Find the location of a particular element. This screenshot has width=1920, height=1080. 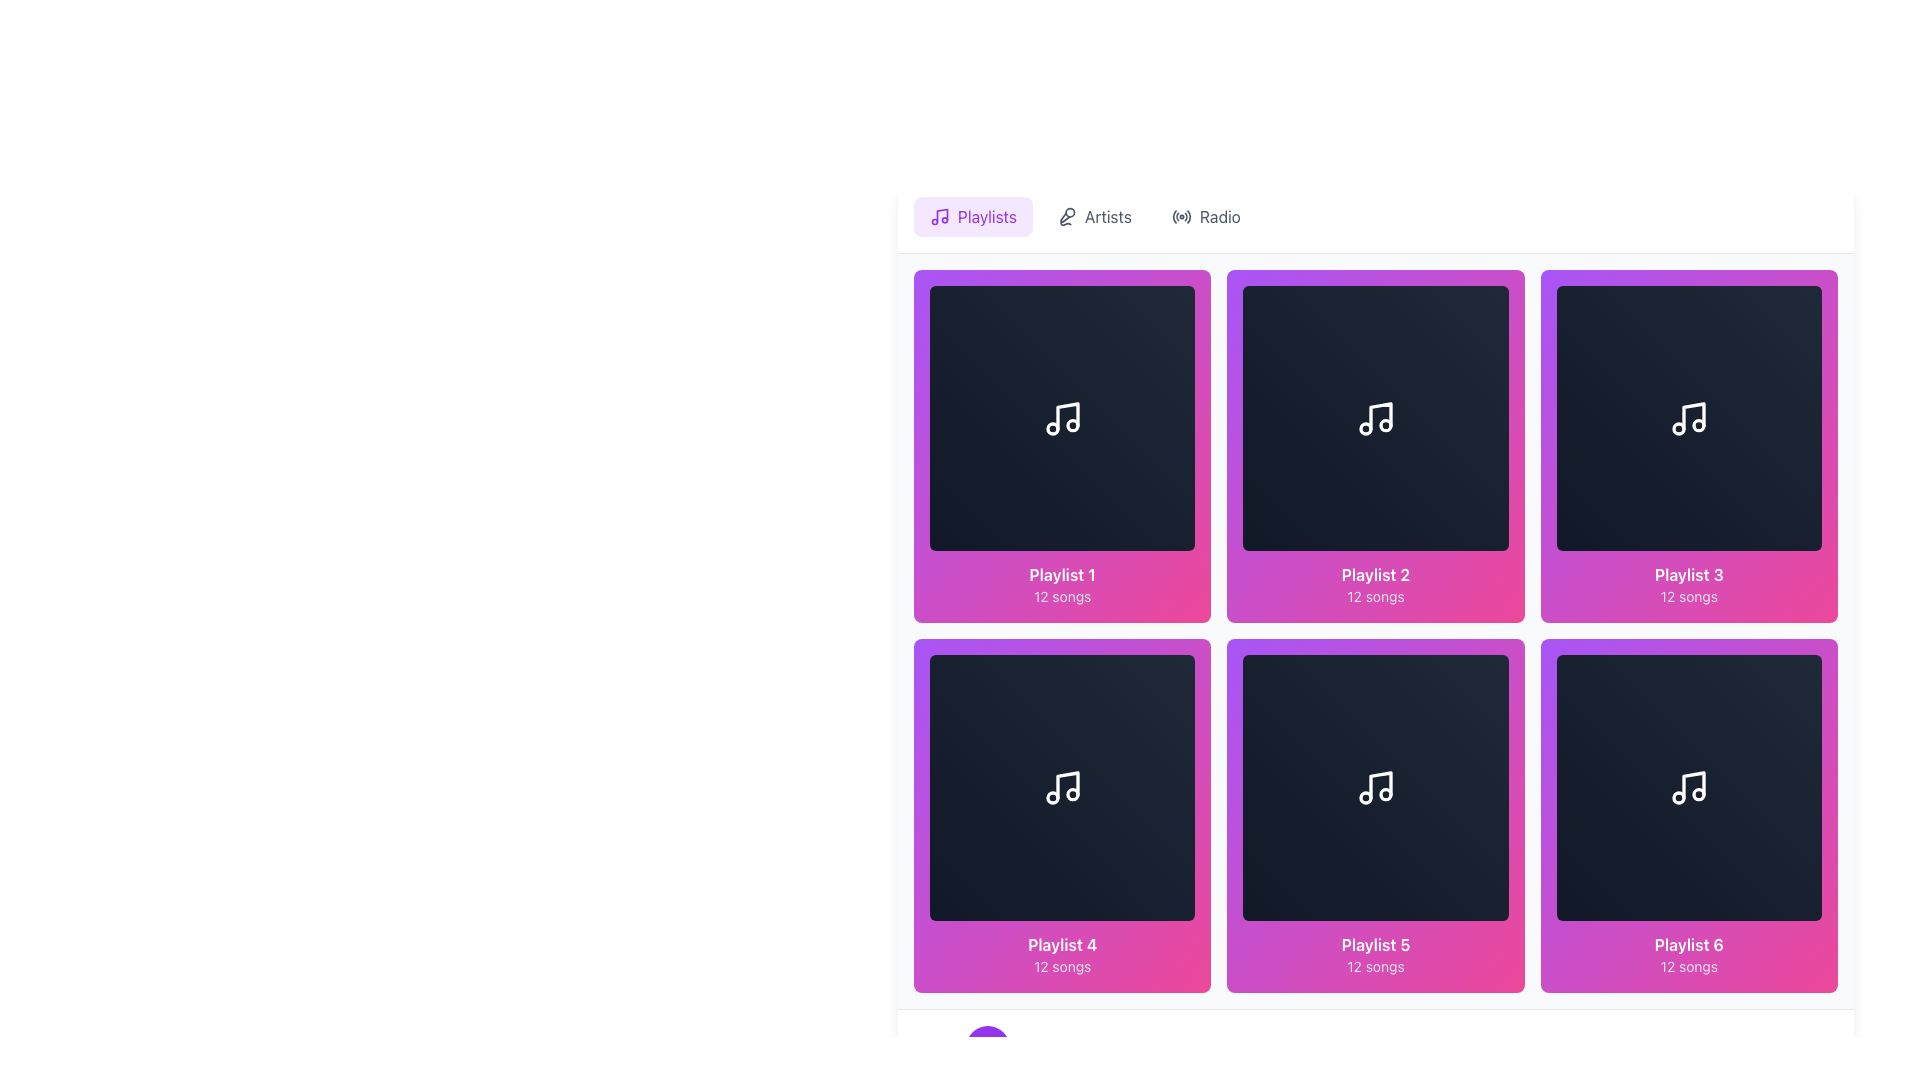

the musical note icon within the 'Playlists' button located in the upper-left corner of the interface is located at coordinates (939, 216).